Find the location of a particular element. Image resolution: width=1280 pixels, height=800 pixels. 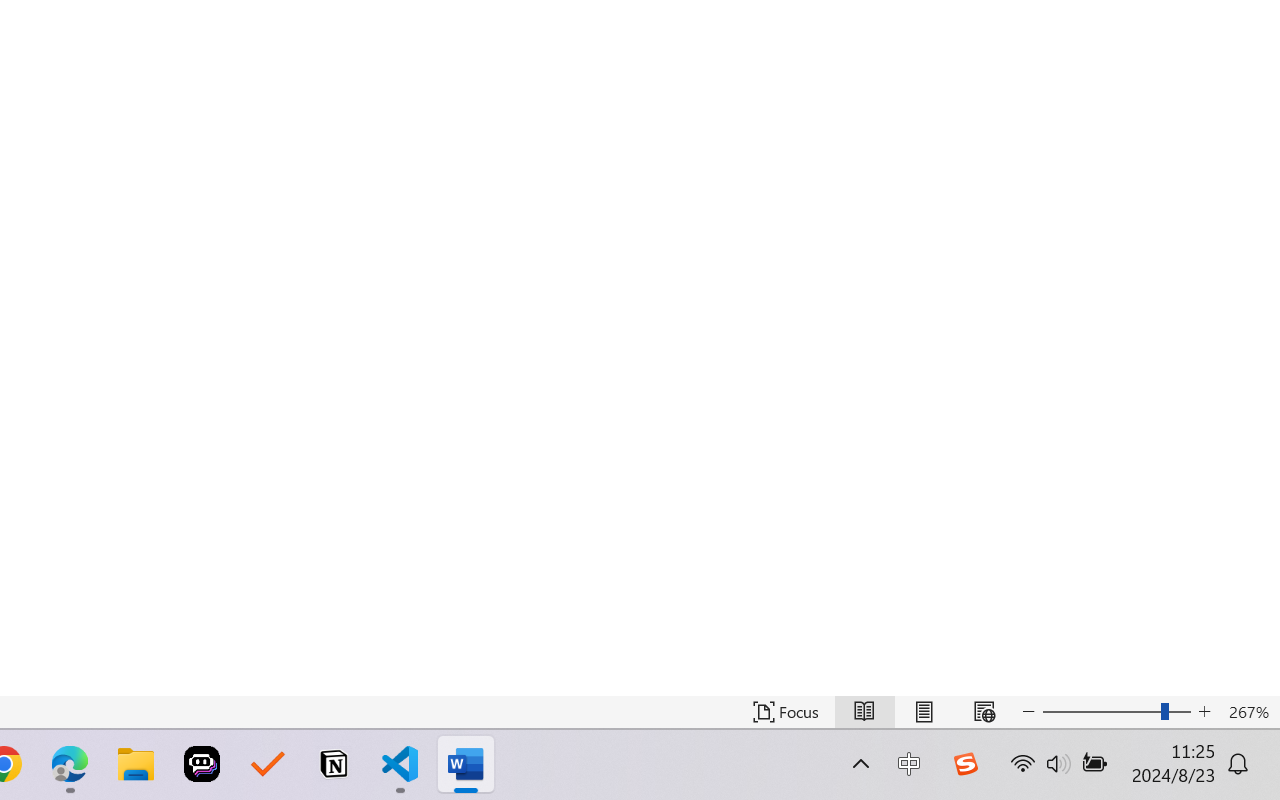

'Decrease Text Size' is located at coordinates (1029, 711).